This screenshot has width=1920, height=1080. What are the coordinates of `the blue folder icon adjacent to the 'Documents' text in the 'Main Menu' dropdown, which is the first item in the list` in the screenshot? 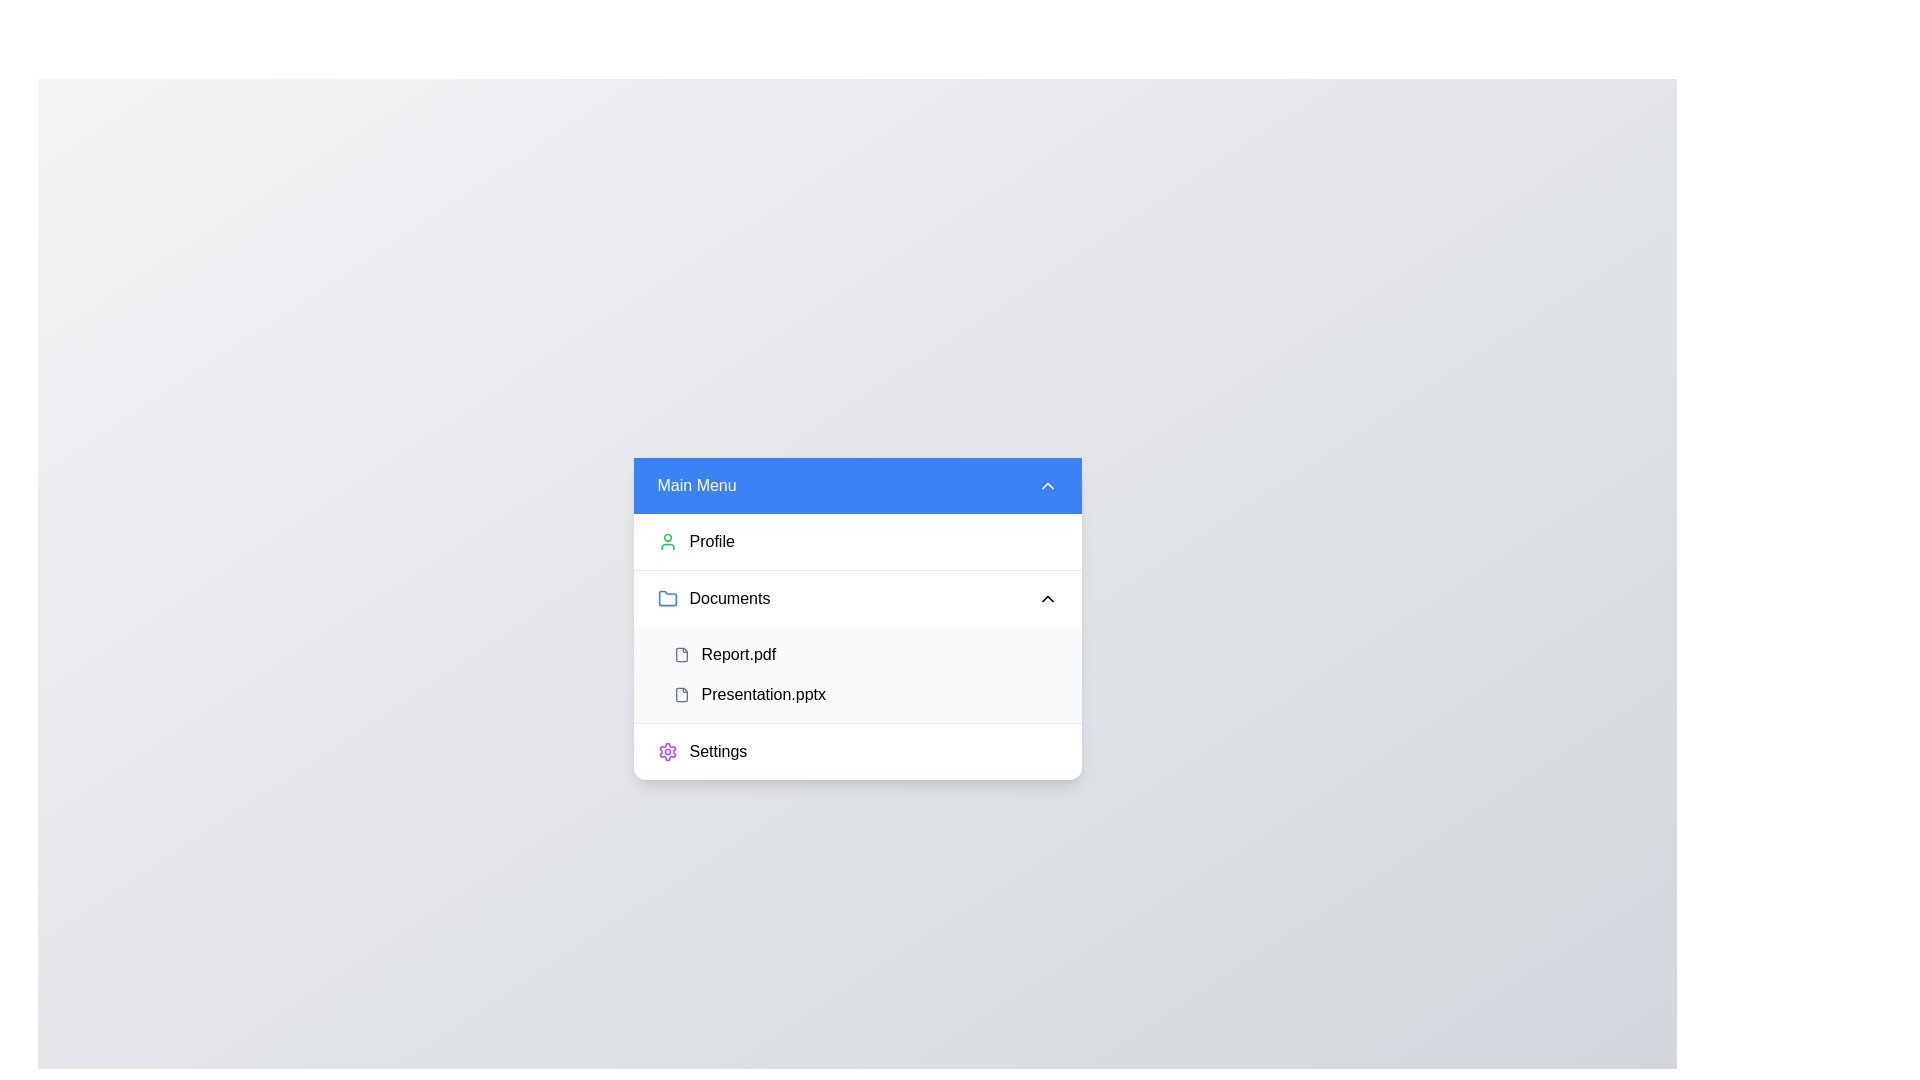 It's located at (667, 597).